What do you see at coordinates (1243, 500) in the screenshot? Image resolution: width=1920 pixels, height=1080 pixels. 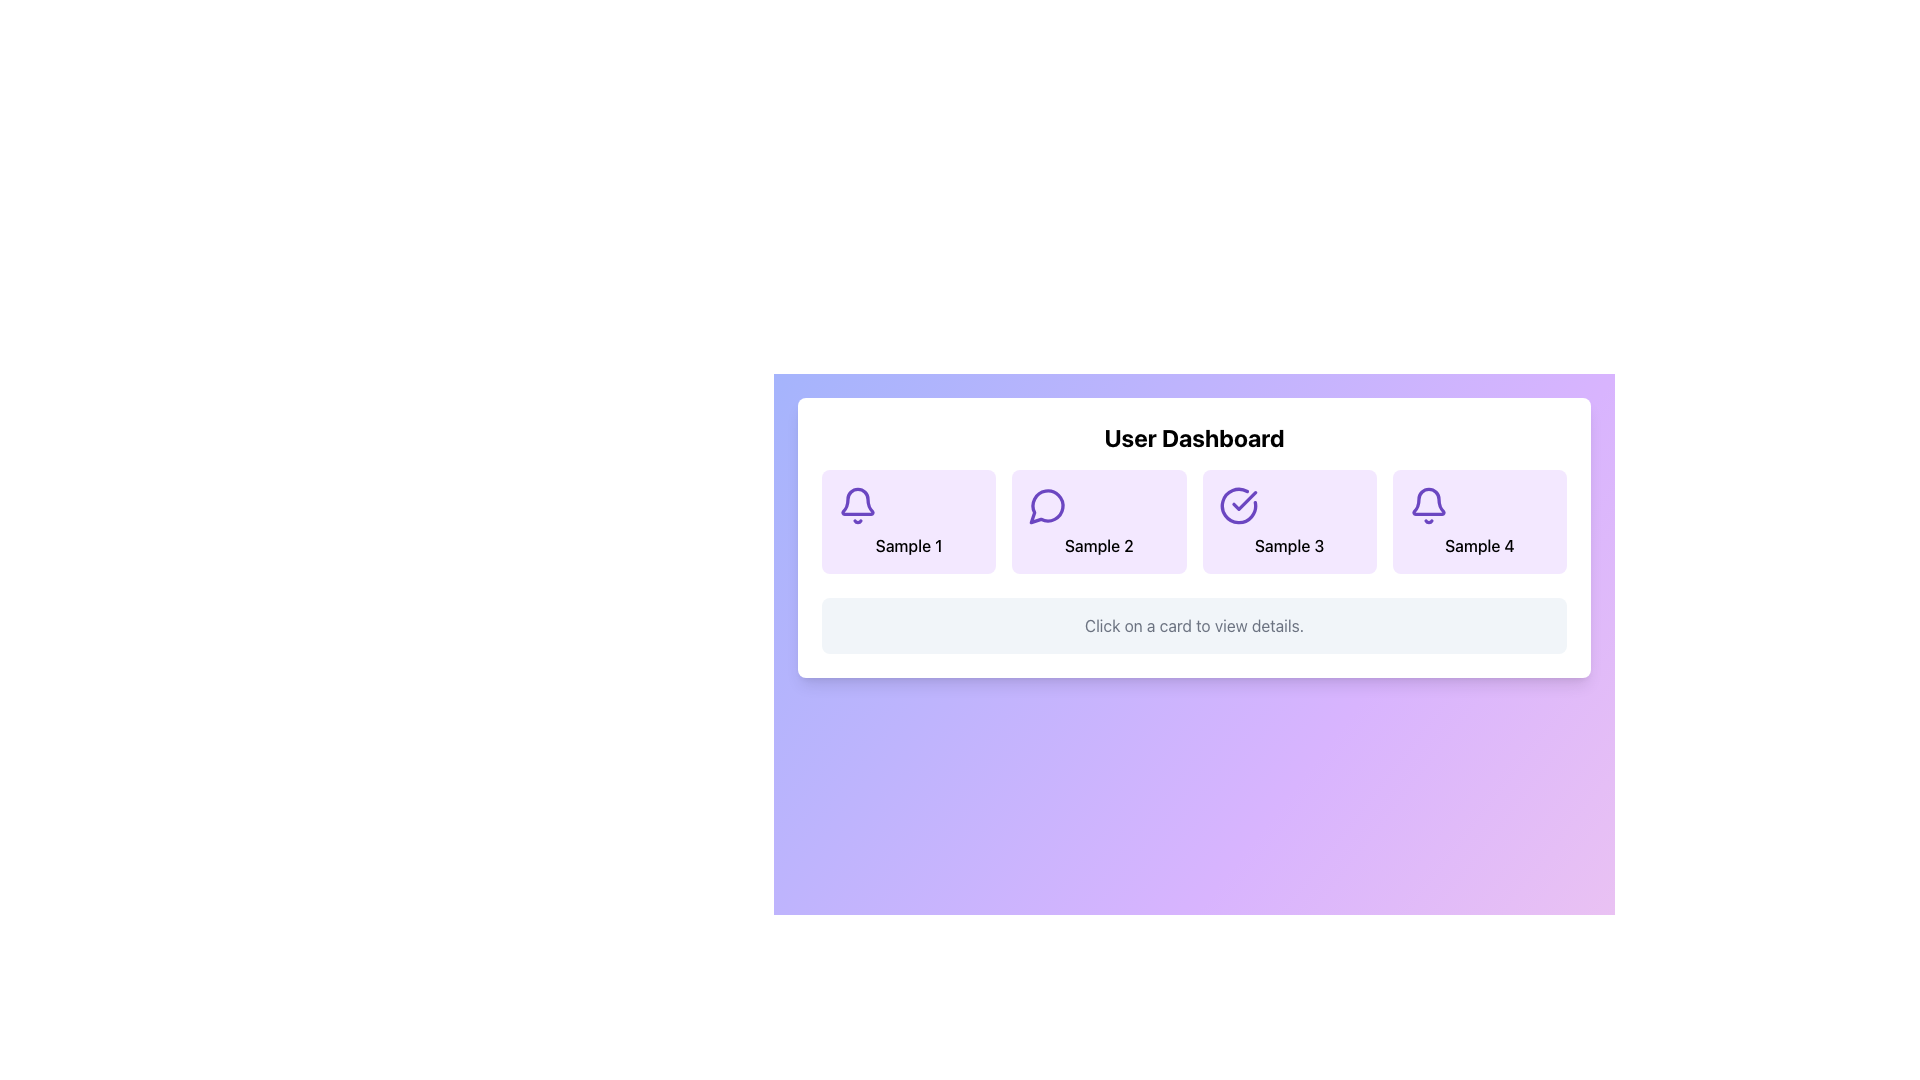 I see `the checkmark inside the 'Sample 3' icon on the dashboard` at bounding box center [1243, 500].